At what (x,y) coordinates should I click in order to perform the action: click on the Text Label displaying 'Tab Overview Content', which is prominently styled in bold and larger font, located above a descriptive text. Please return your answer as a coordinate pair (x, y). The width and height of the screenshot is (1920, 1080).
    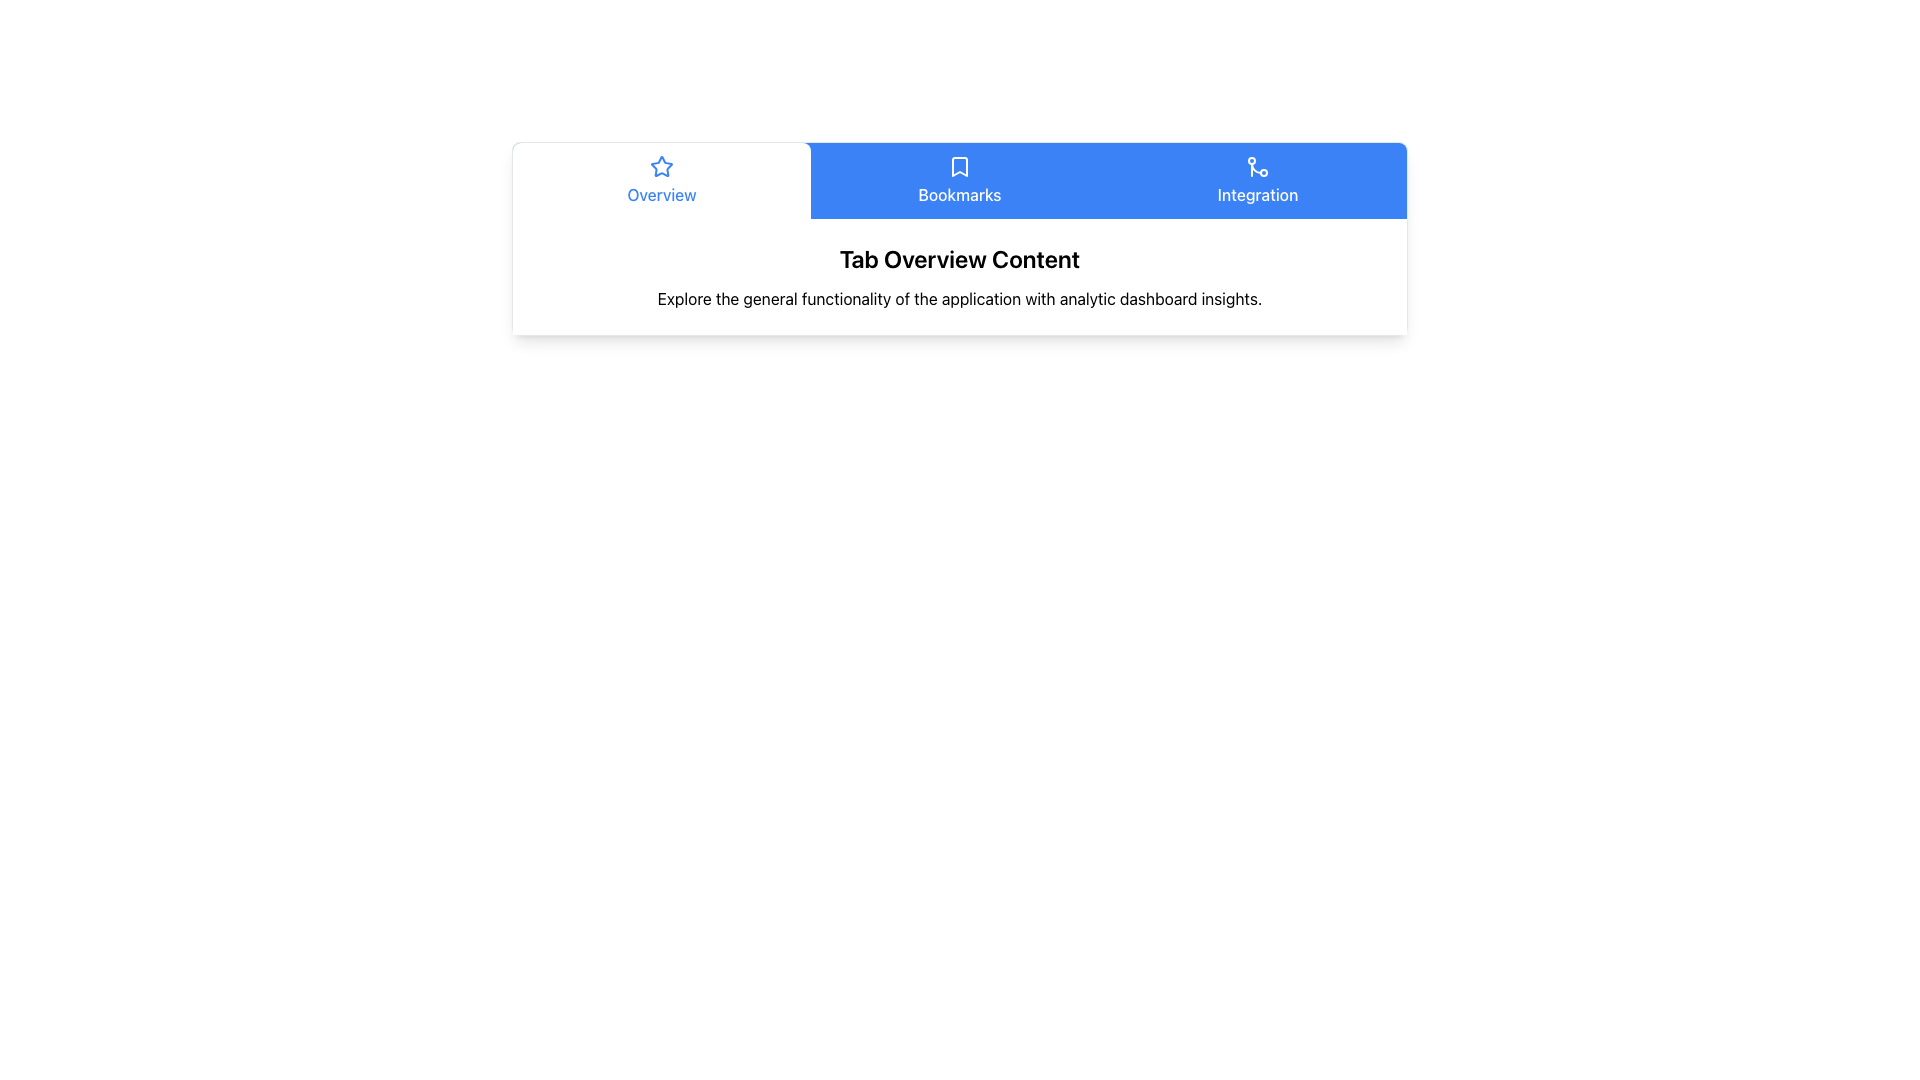
    Looking at the image, I should click on (960, 257).